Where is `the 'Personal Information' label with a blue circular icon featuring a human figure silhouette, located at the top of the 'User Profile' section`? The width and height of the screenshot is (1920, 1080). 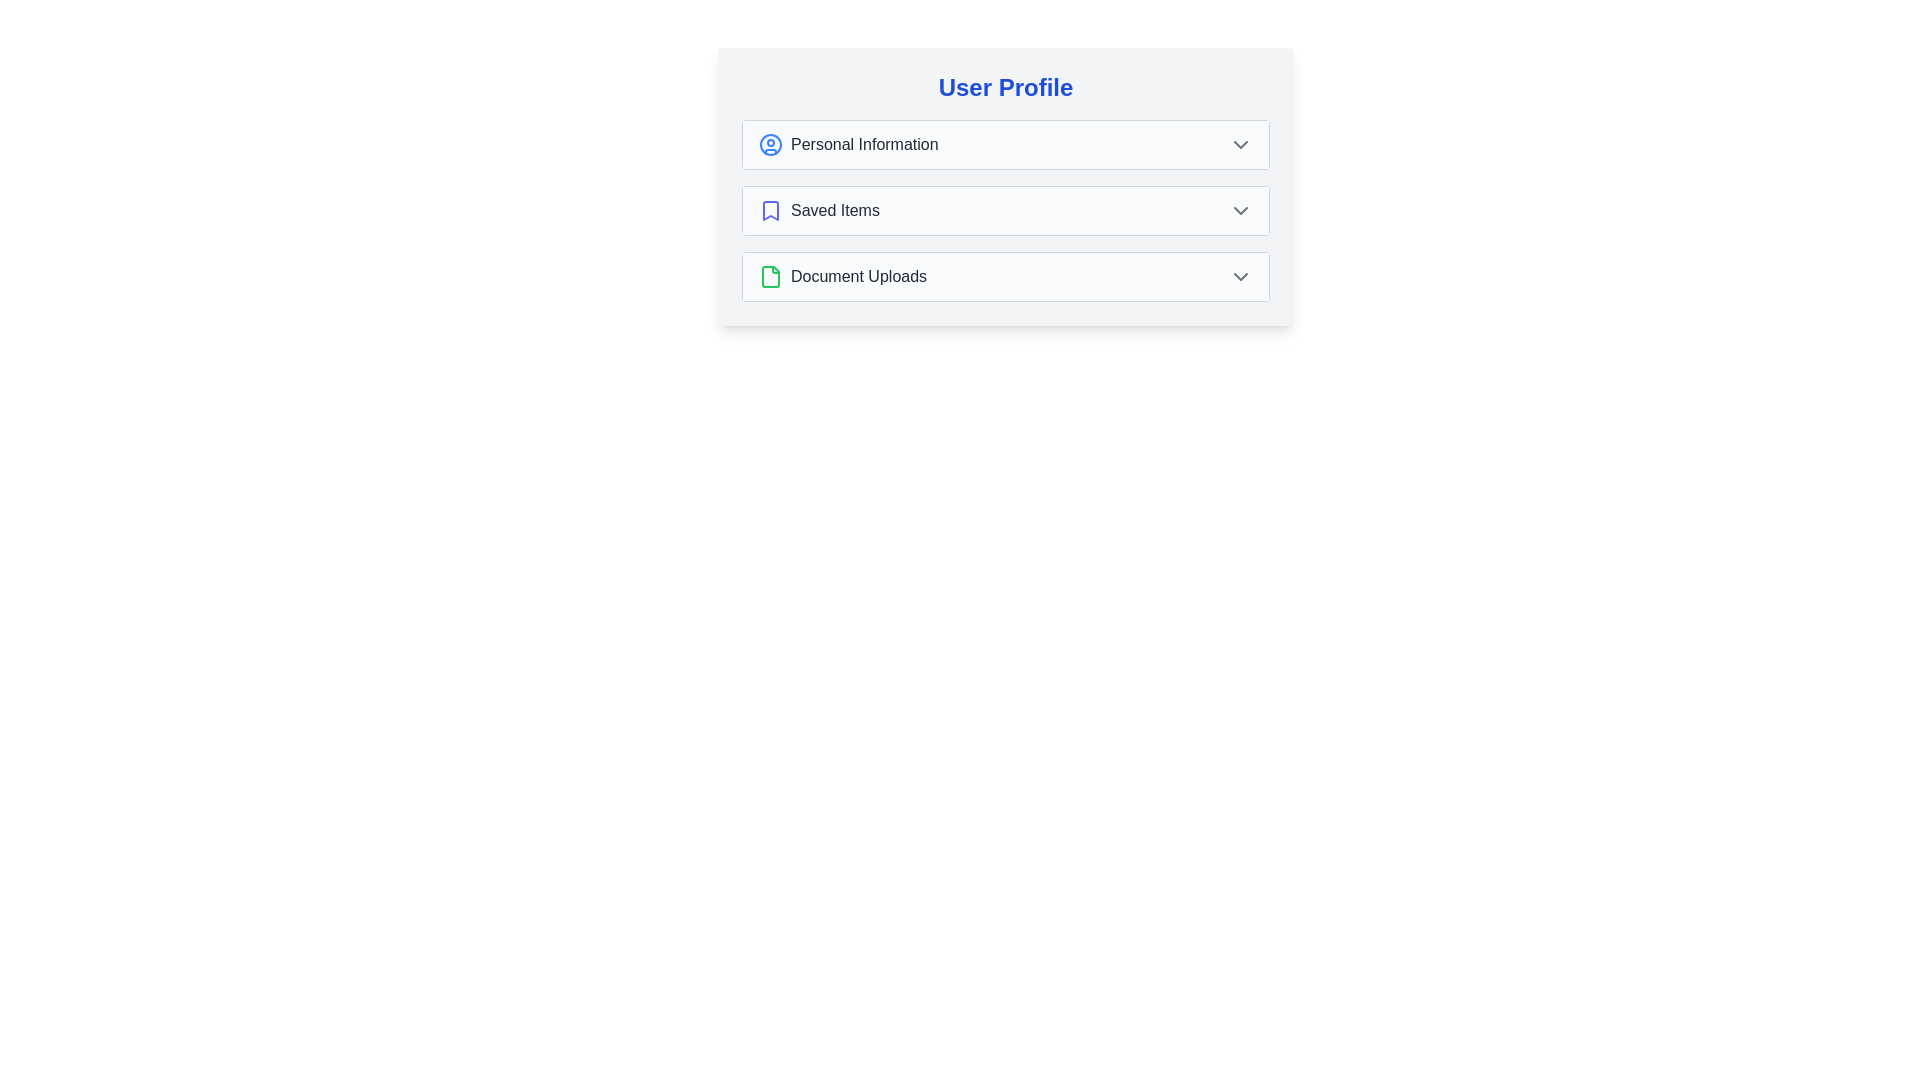
the 'Personal Information' label with a blue circular icon featuring a human figure silhouette, located at the top of the 'User Profile' section is located at coordinates (848, 144).